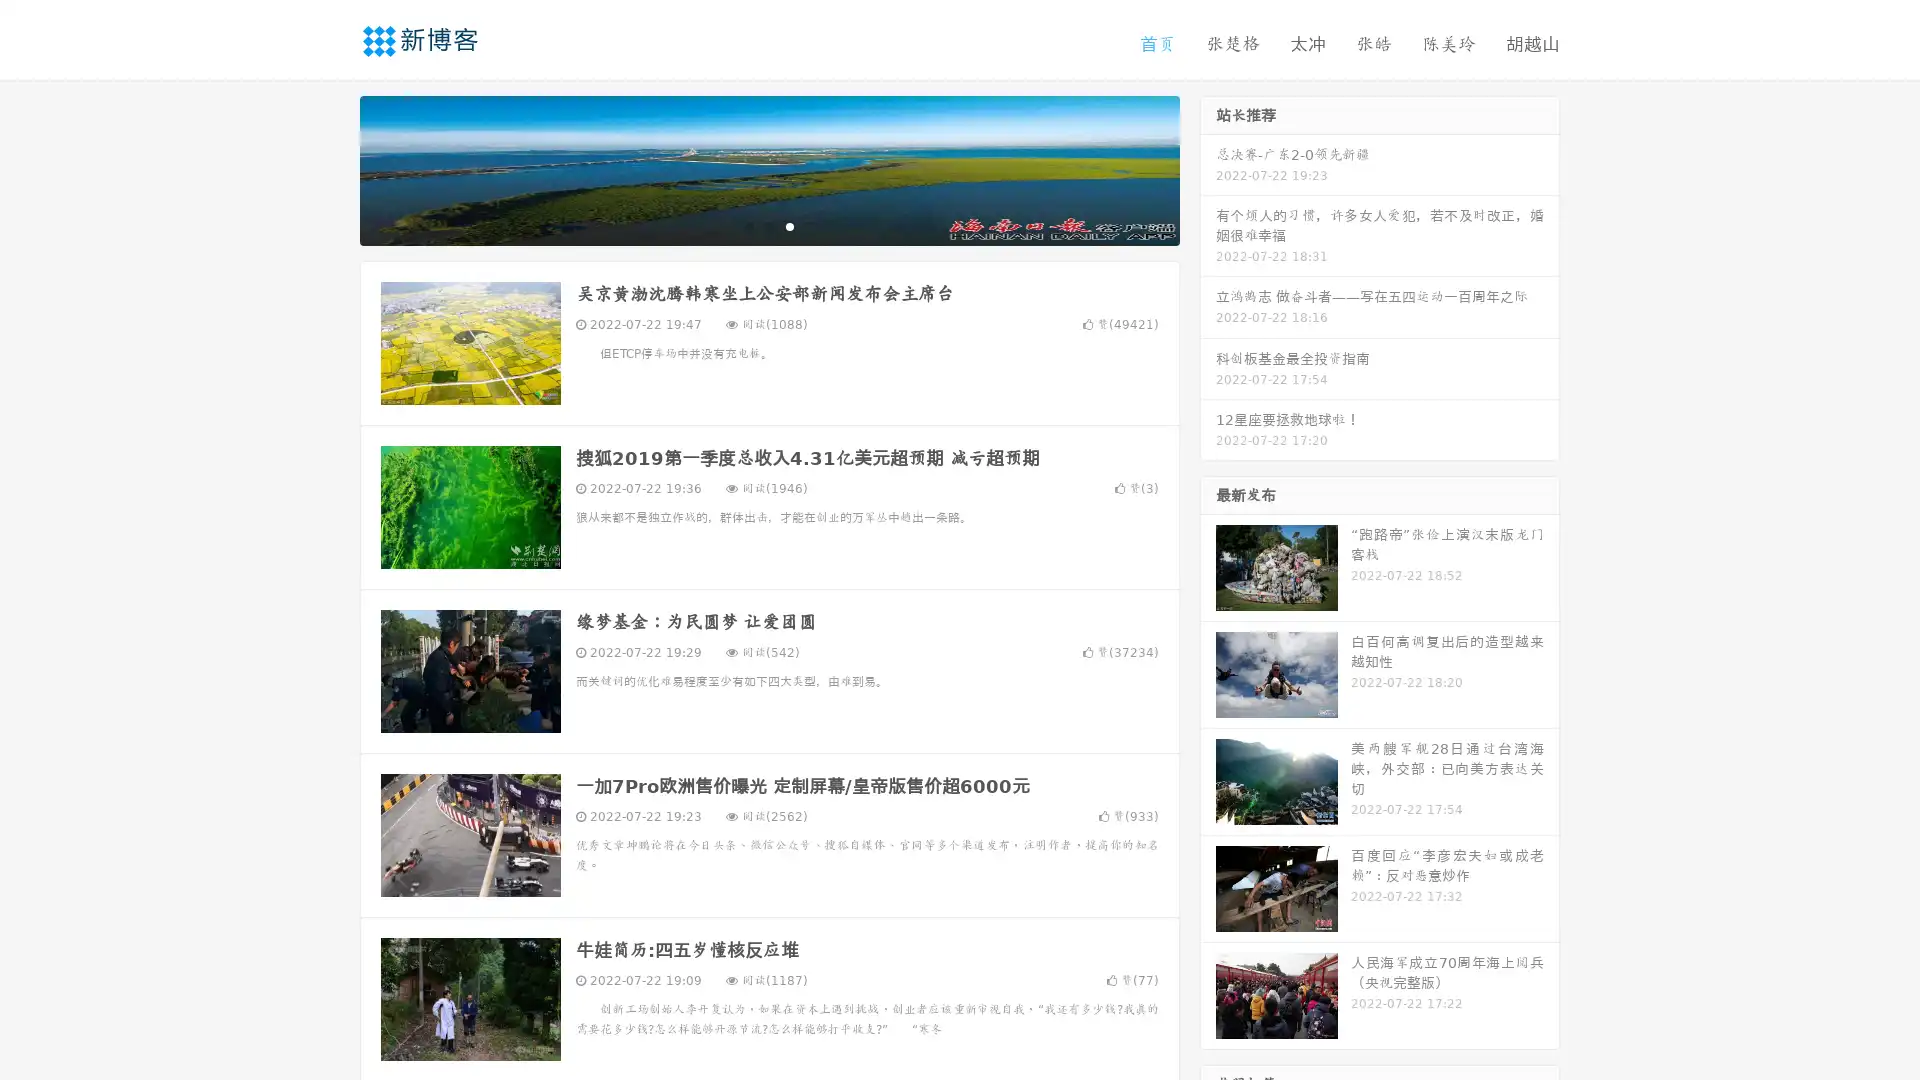  What do you see at coordinates (768, 225) in the screenshot?
I see `Go to slide 2` at bounding box center [768, 225].